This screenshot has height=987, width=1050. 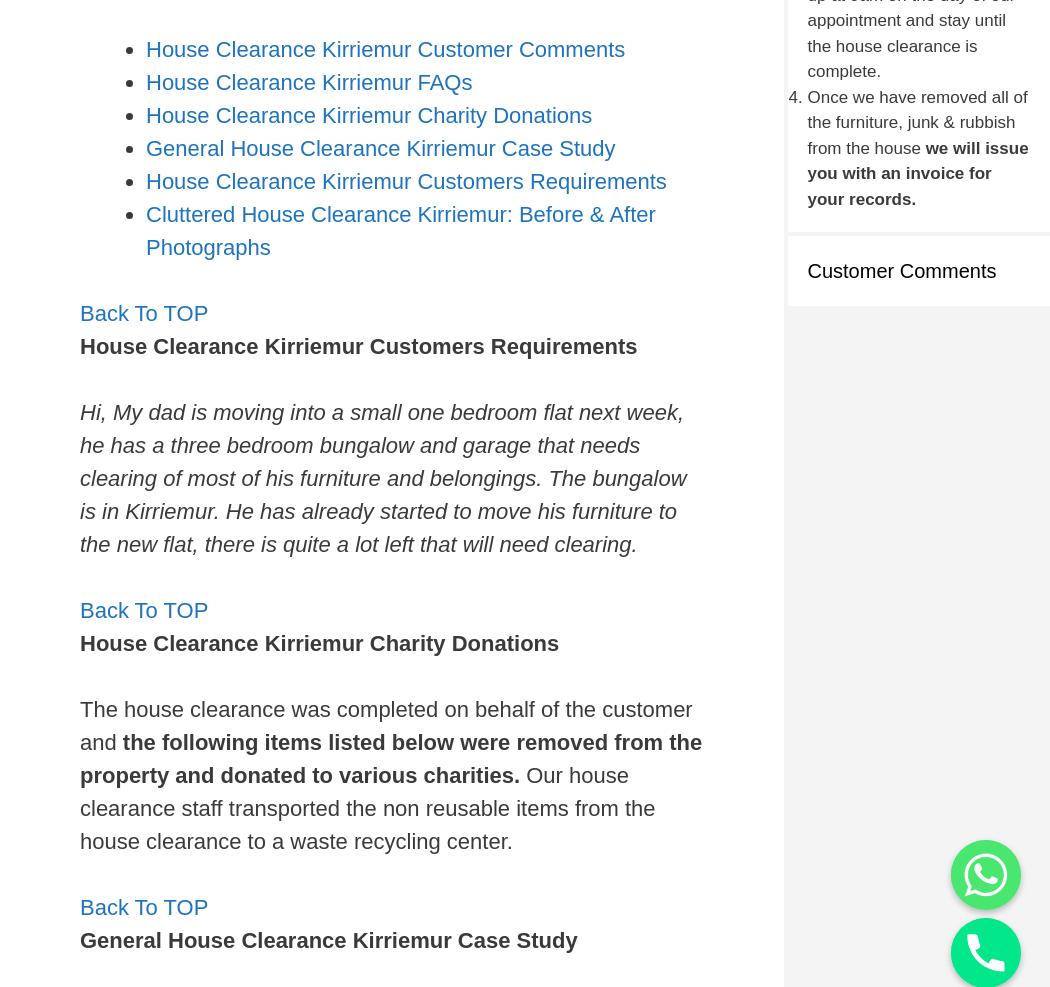 What do you see at coordinates (366, 807) in the screenshot?
I see `'Our house clearance staff transported the non reusable items from the house clearance to a waste recycling center.'` at bounding box center [366, 807].